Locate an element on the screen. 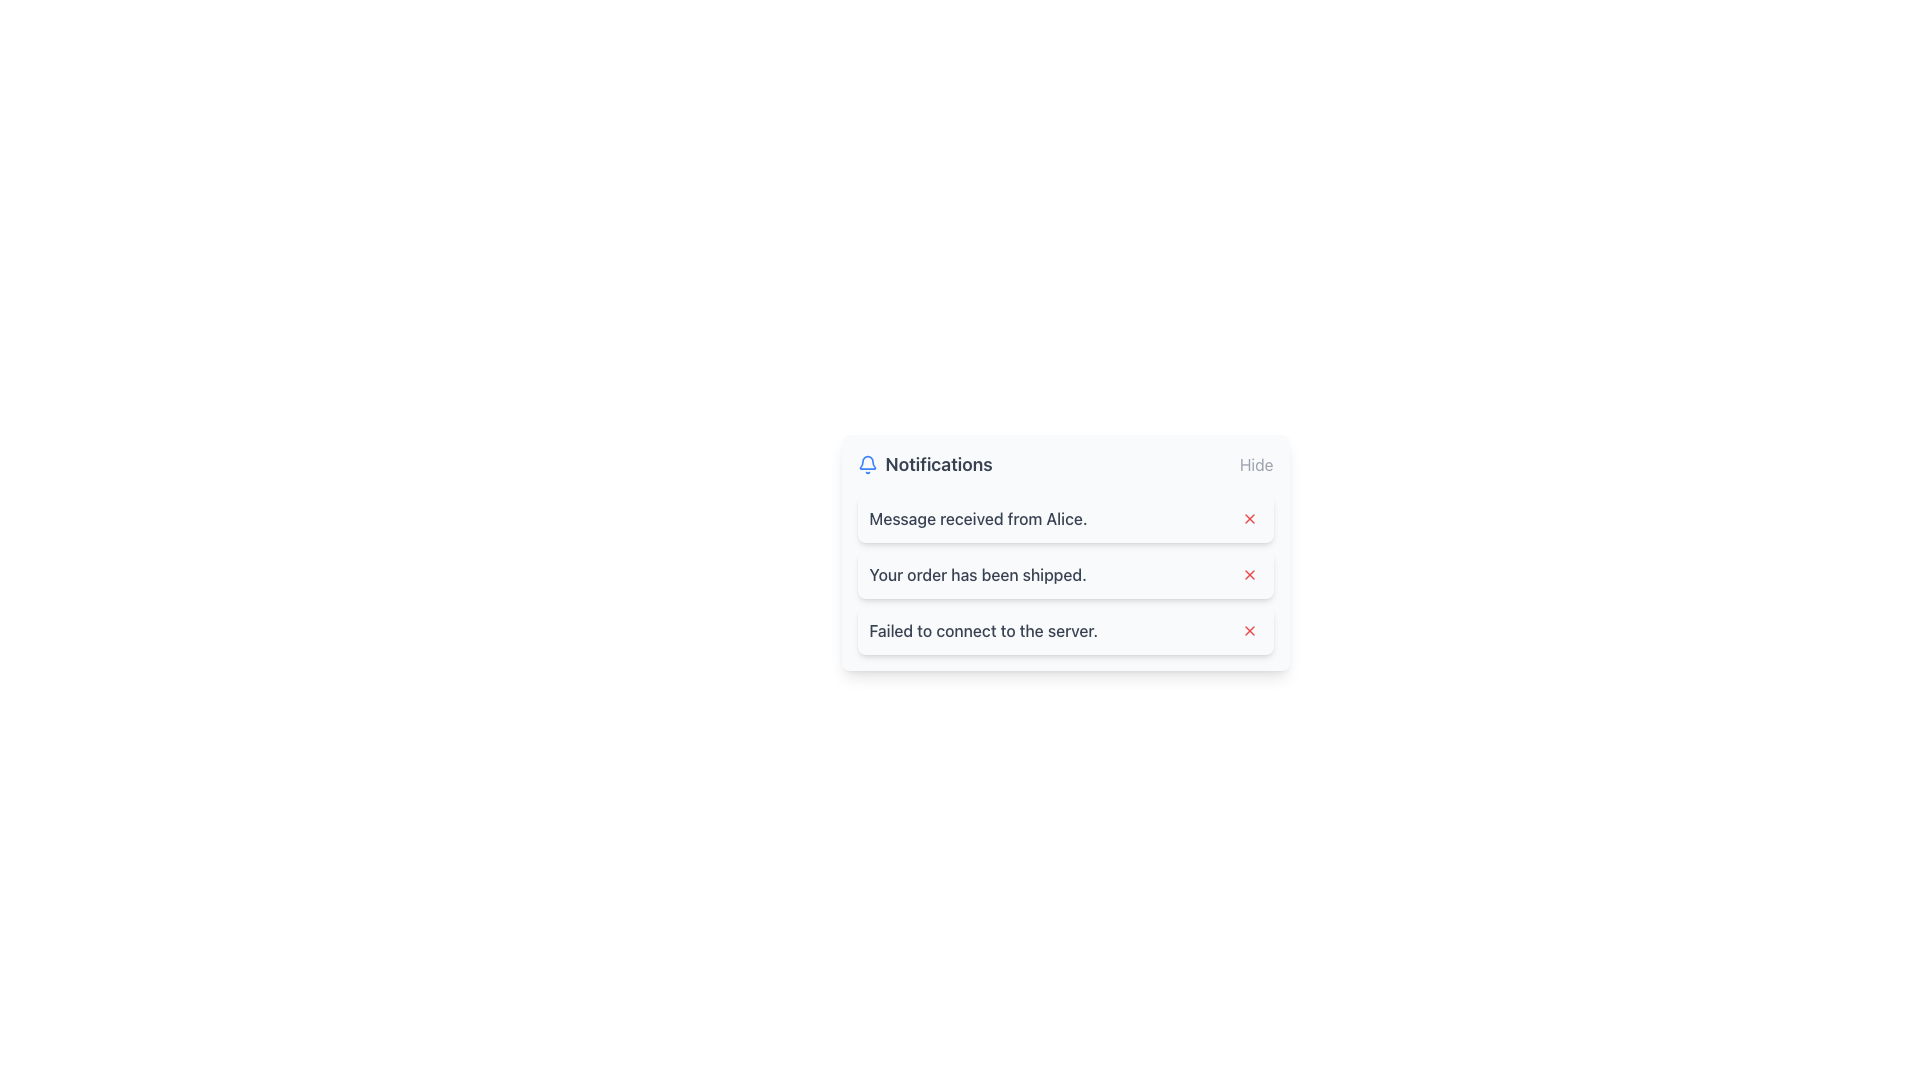  the close button associated with the second notification item is located at coordinates (1248, 574).